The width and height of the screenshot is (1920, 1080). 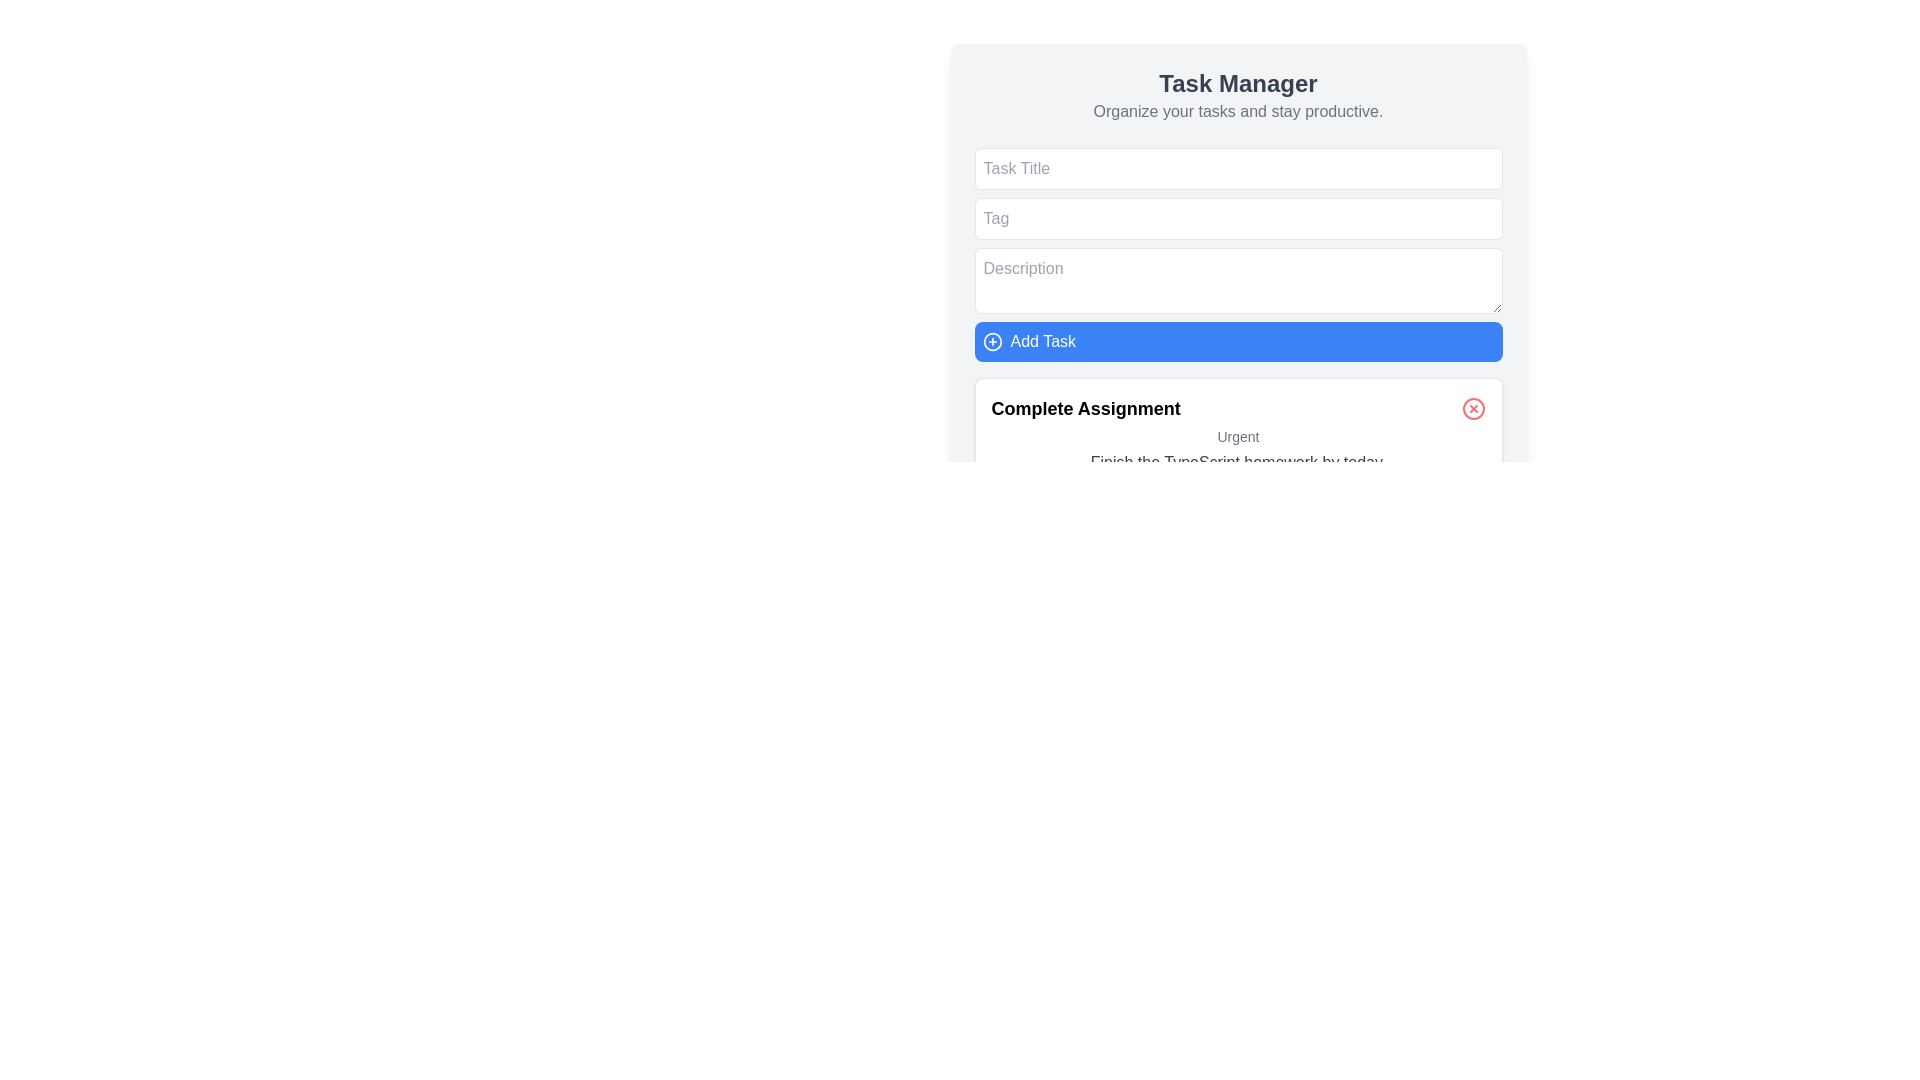 What do you see at coordinates (992, 341) in the screenshot?
I see `the blue and white plus symbol icon inside the circular border located on the left side of the 'Add Task' button in the Task Manager interface` at bounding box center [992, 341].